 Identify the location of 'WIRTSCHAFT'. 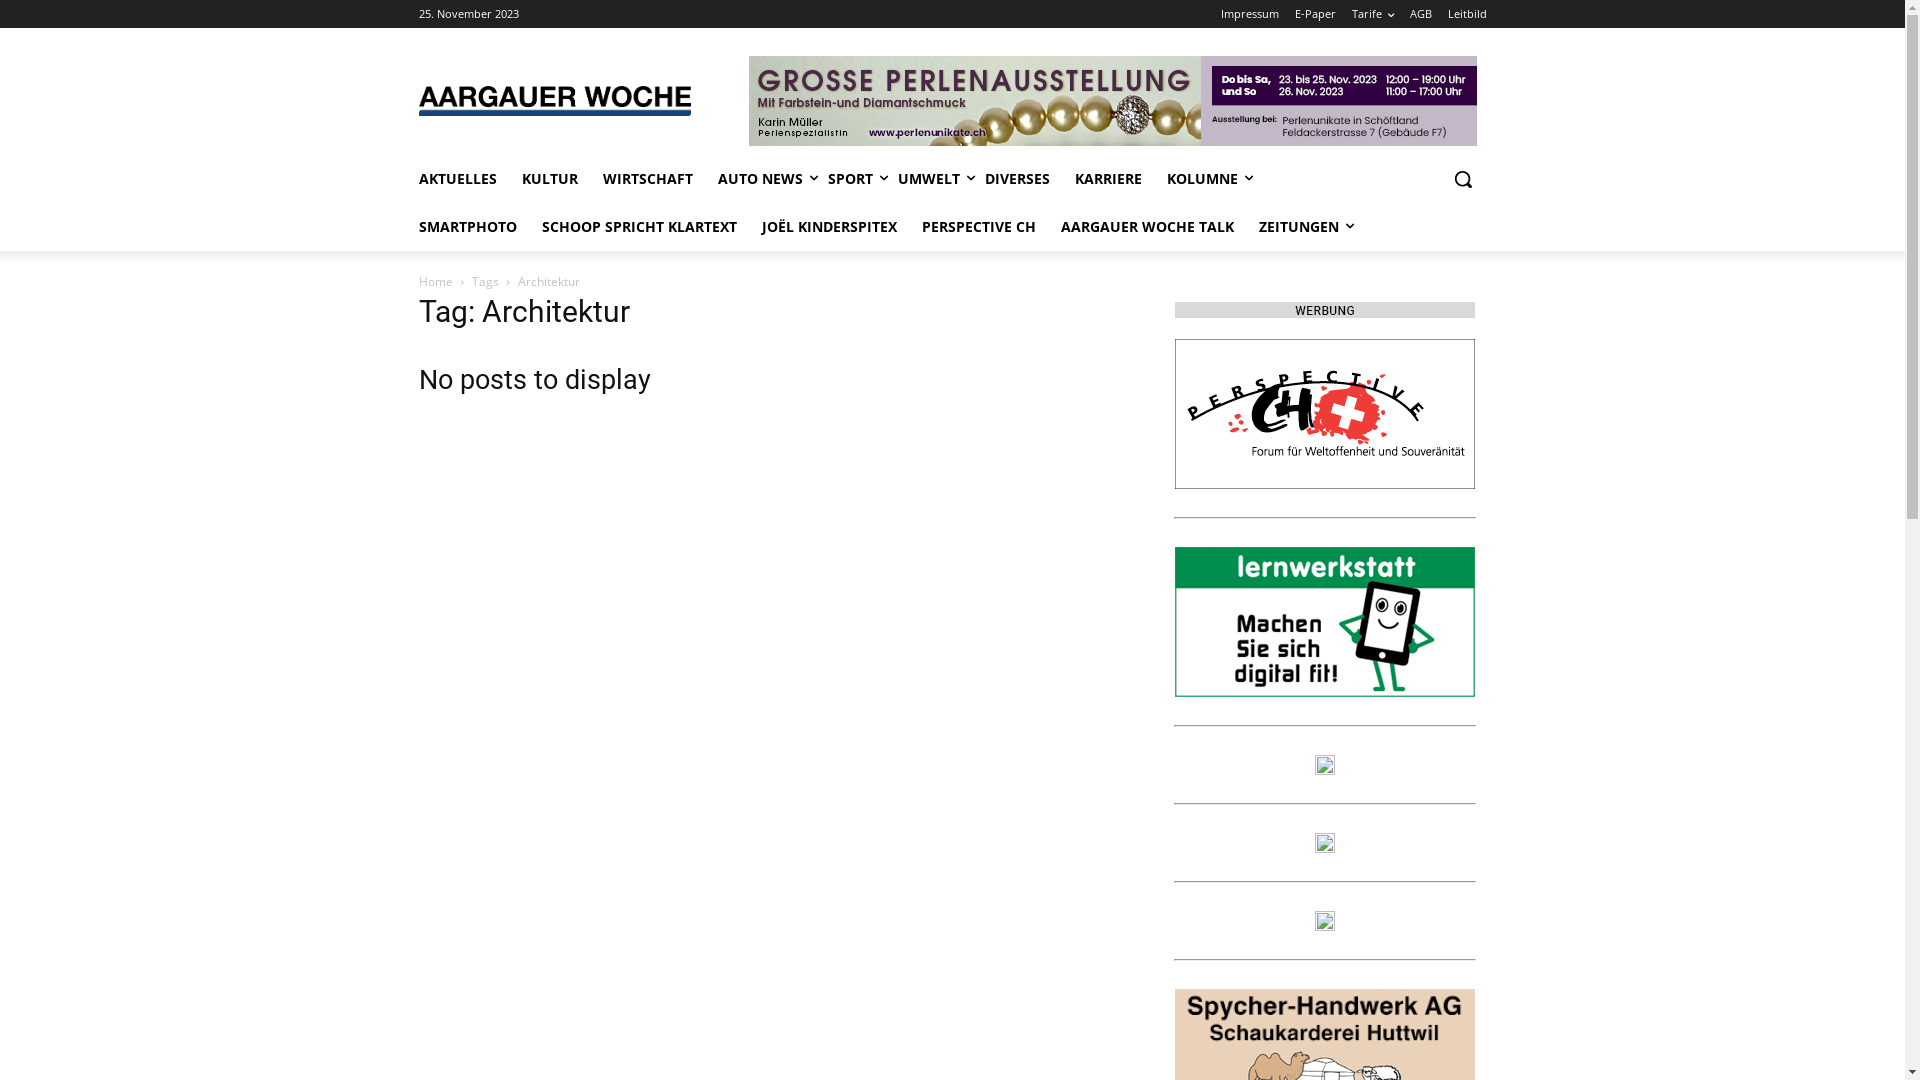
(647, 177).